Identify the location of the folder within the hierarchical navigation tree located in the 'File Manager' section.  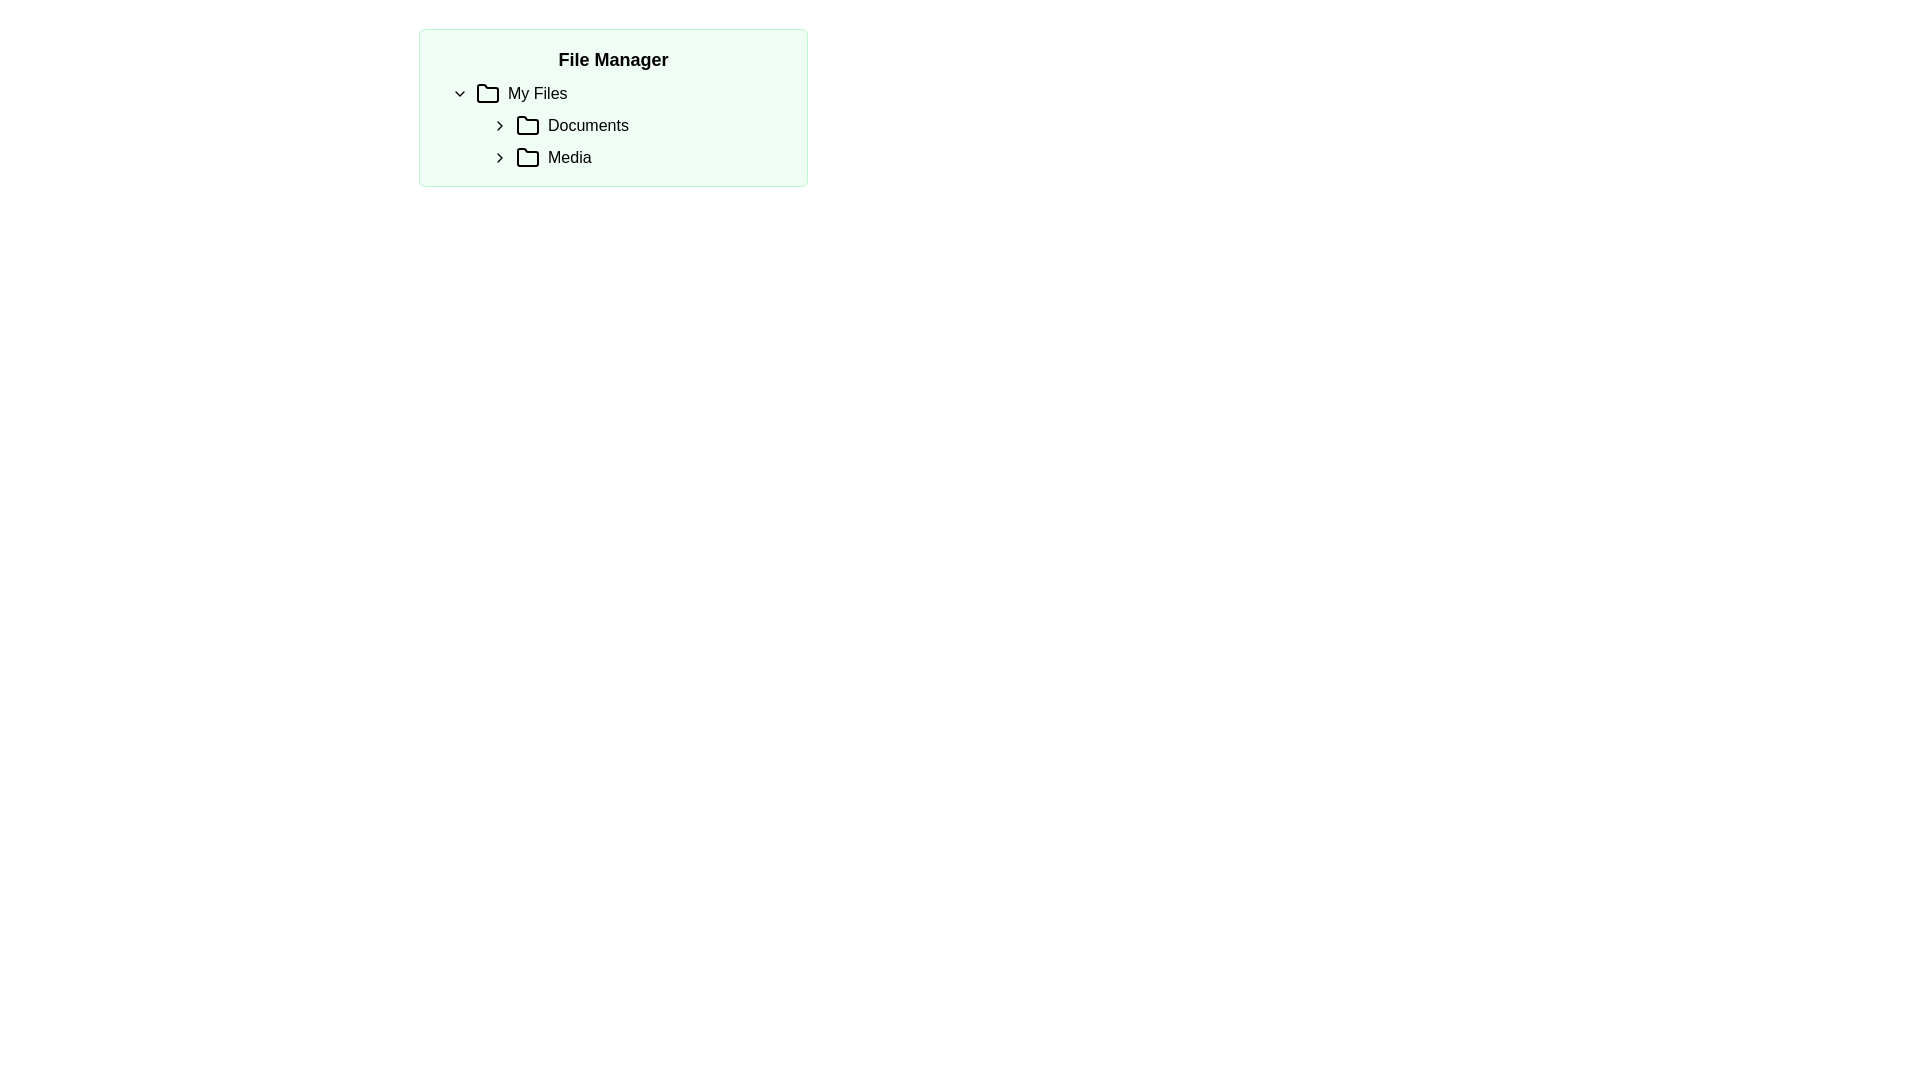
(612, 126).